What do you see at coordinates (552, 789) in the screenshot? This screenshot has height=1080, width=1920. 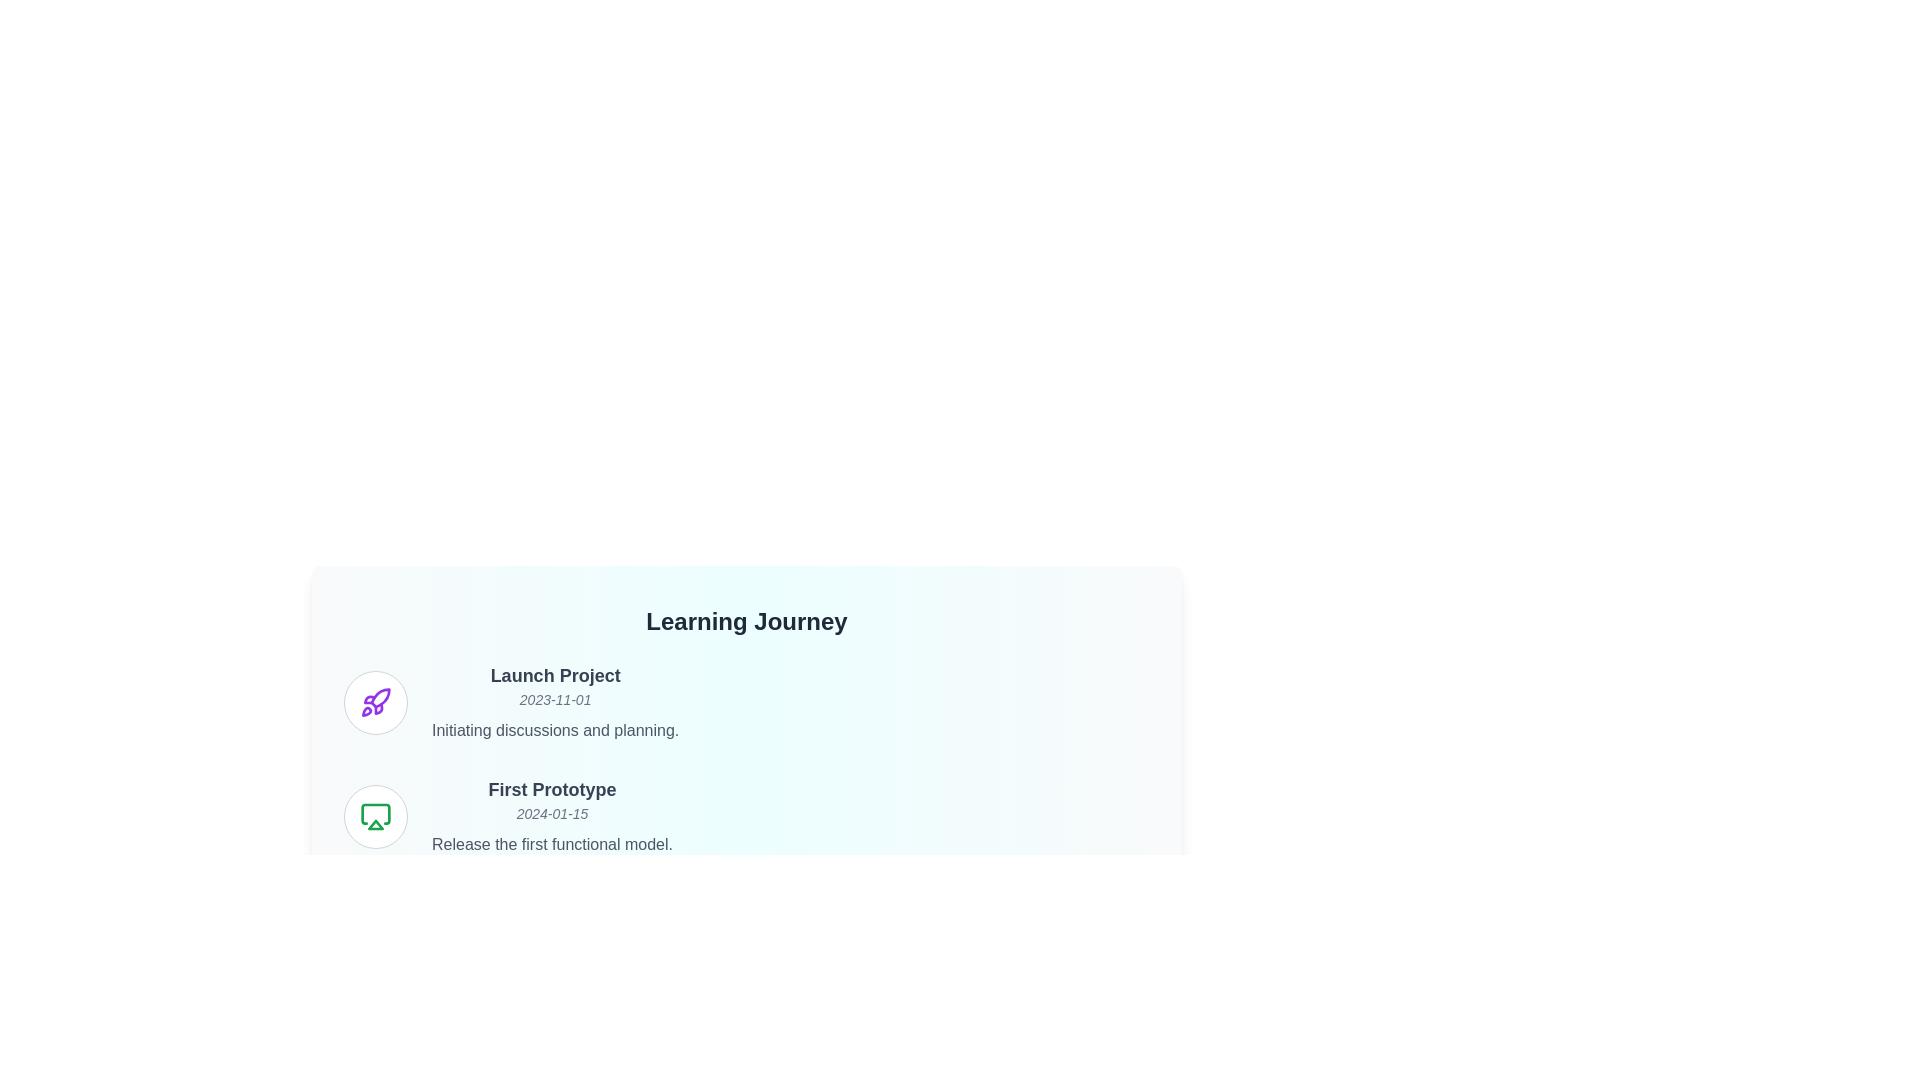 I see `the Text Label located in the second row of the milestones list, positioned above '2024-01-15' and below 'First Prototype'` at bounding box center [552, 789].